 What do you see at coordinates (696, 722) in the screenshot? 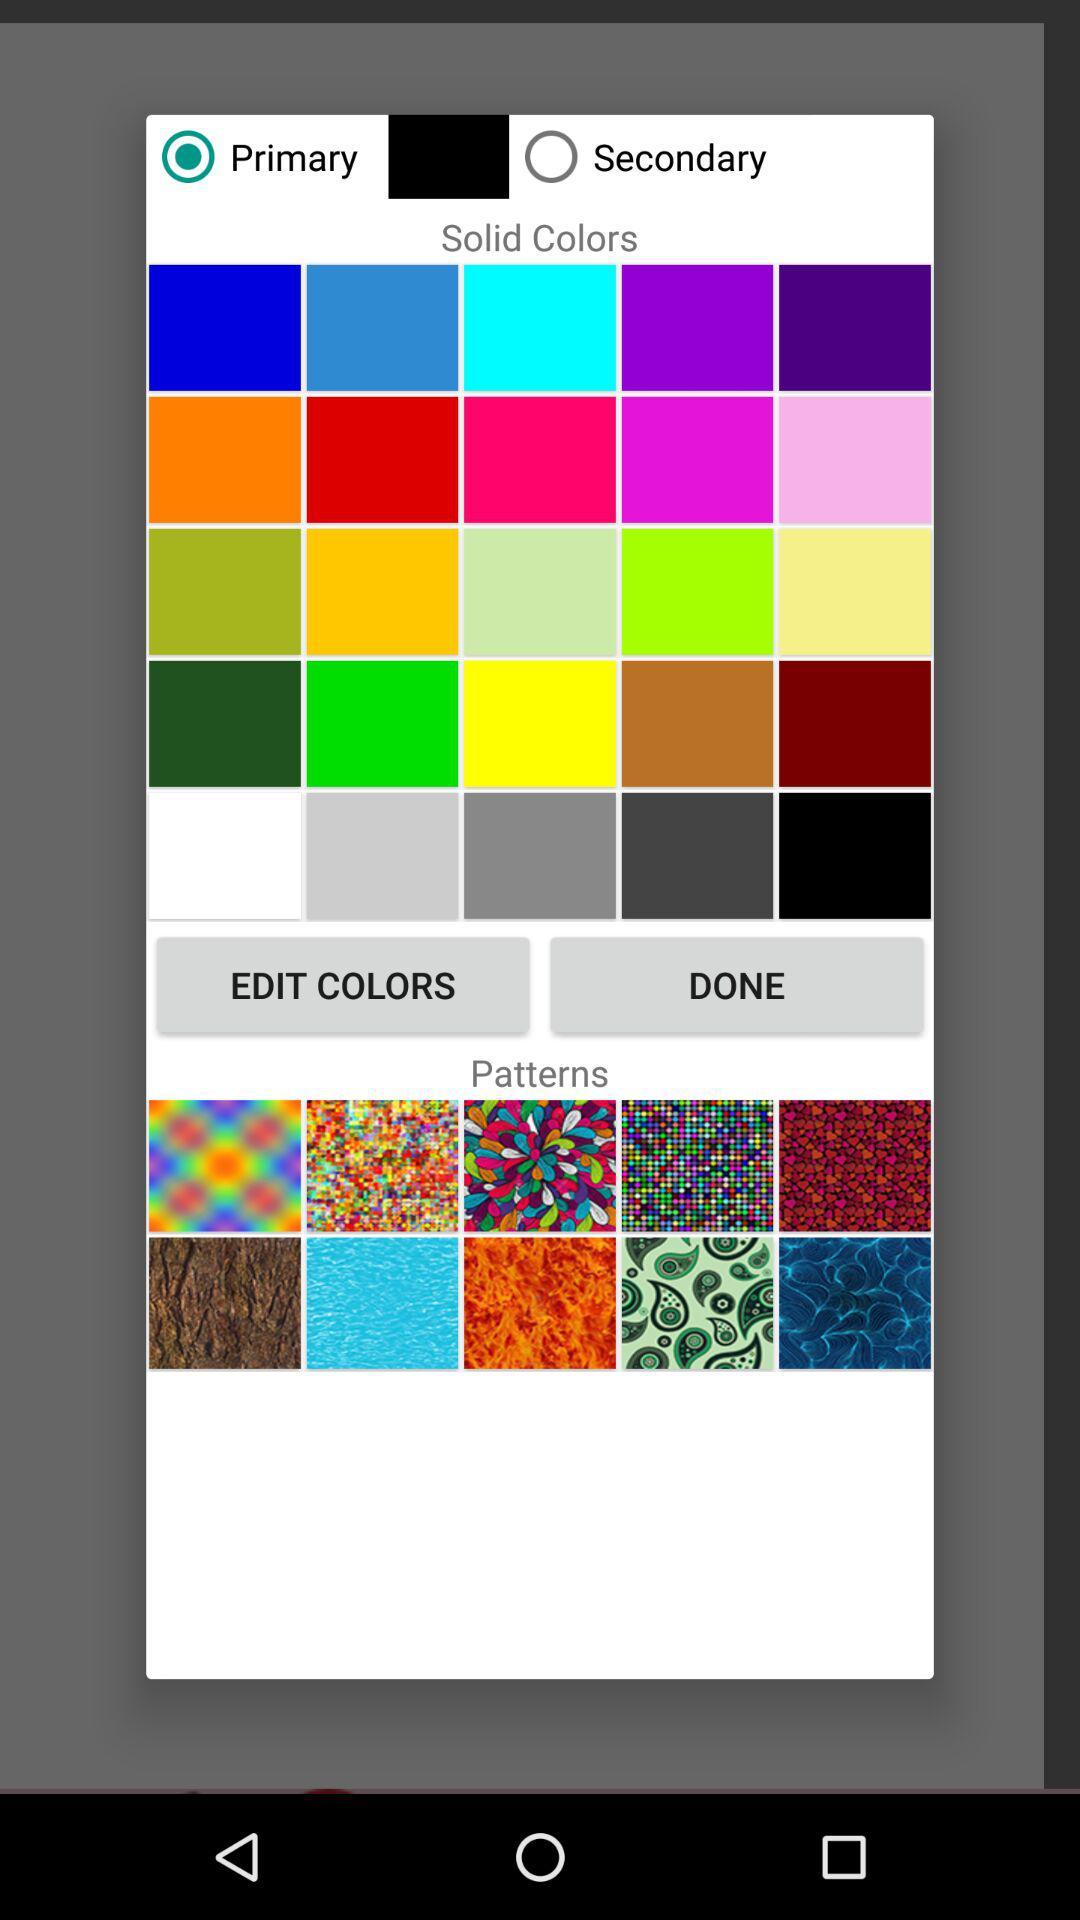
I see `change color to brown` at bounding box center [696, 722].